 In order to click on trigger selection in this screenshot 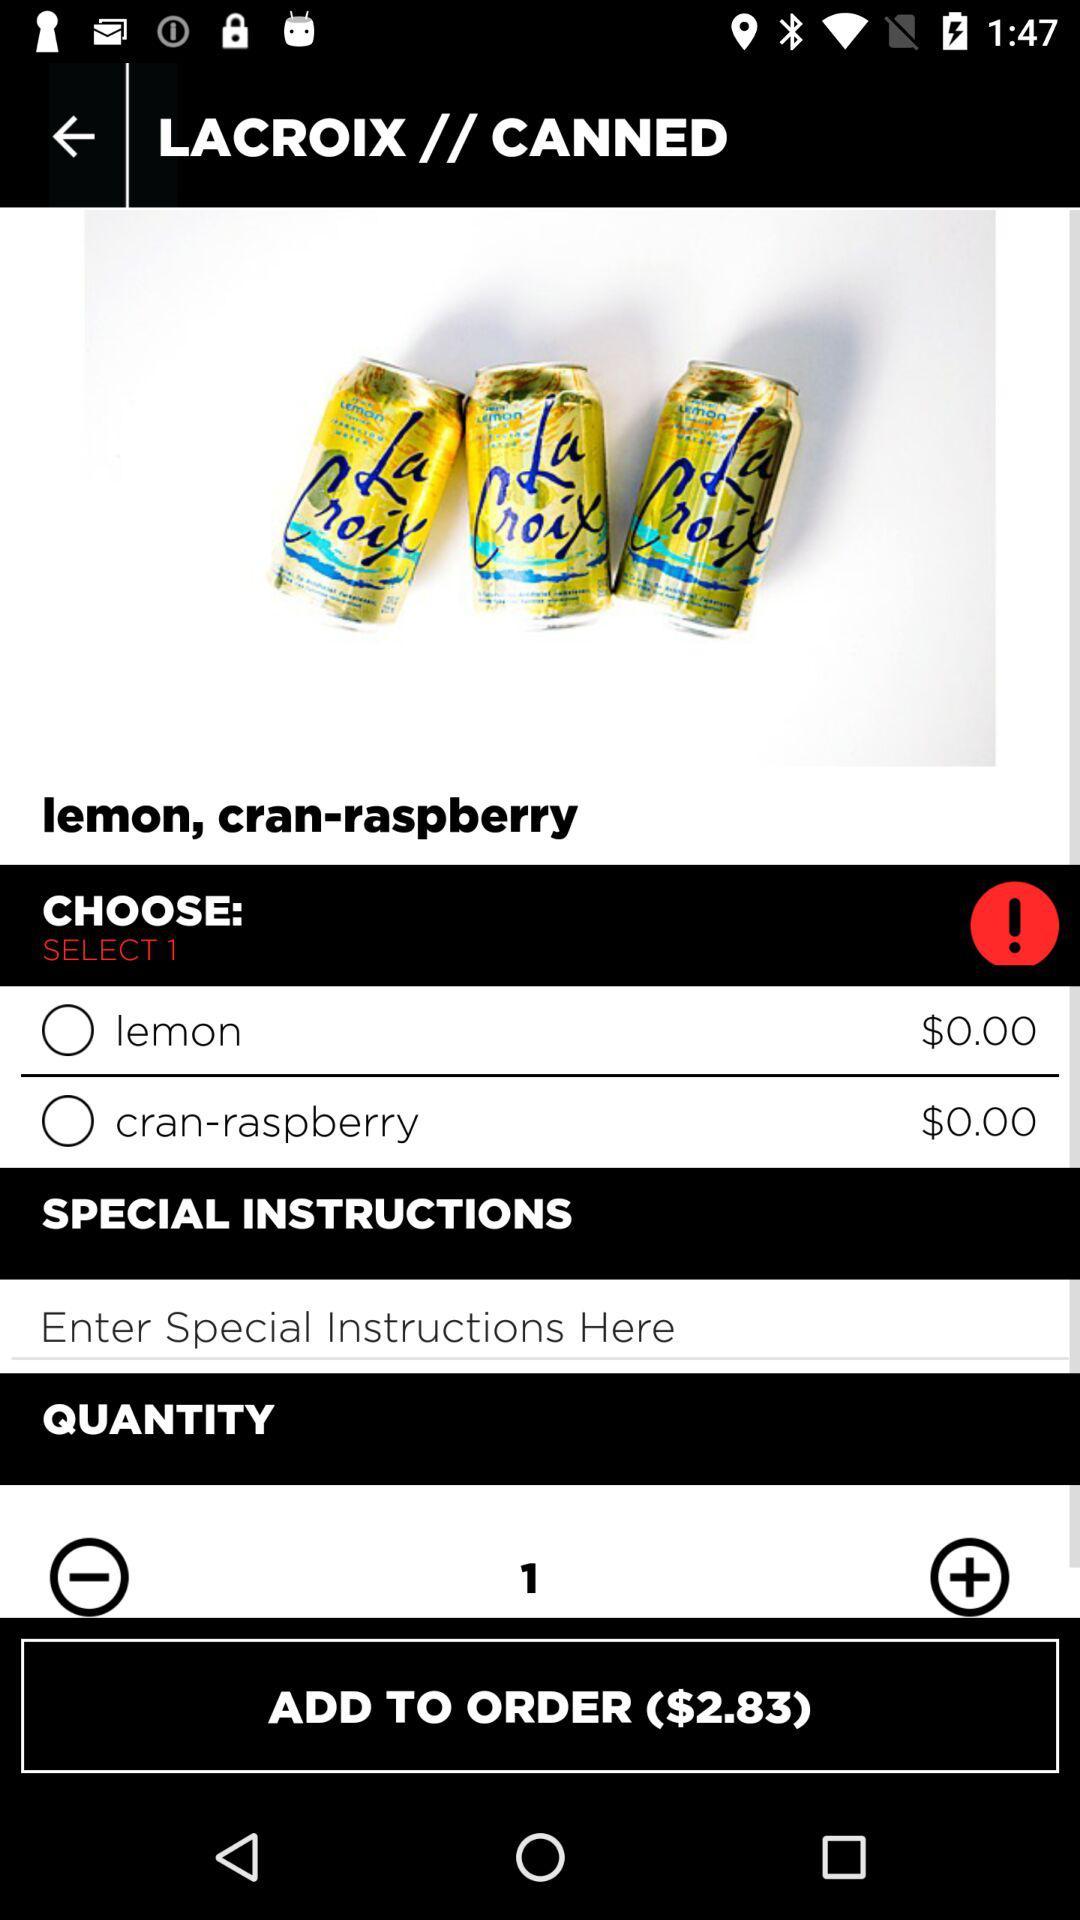, I will do `click(66, 1030)`.